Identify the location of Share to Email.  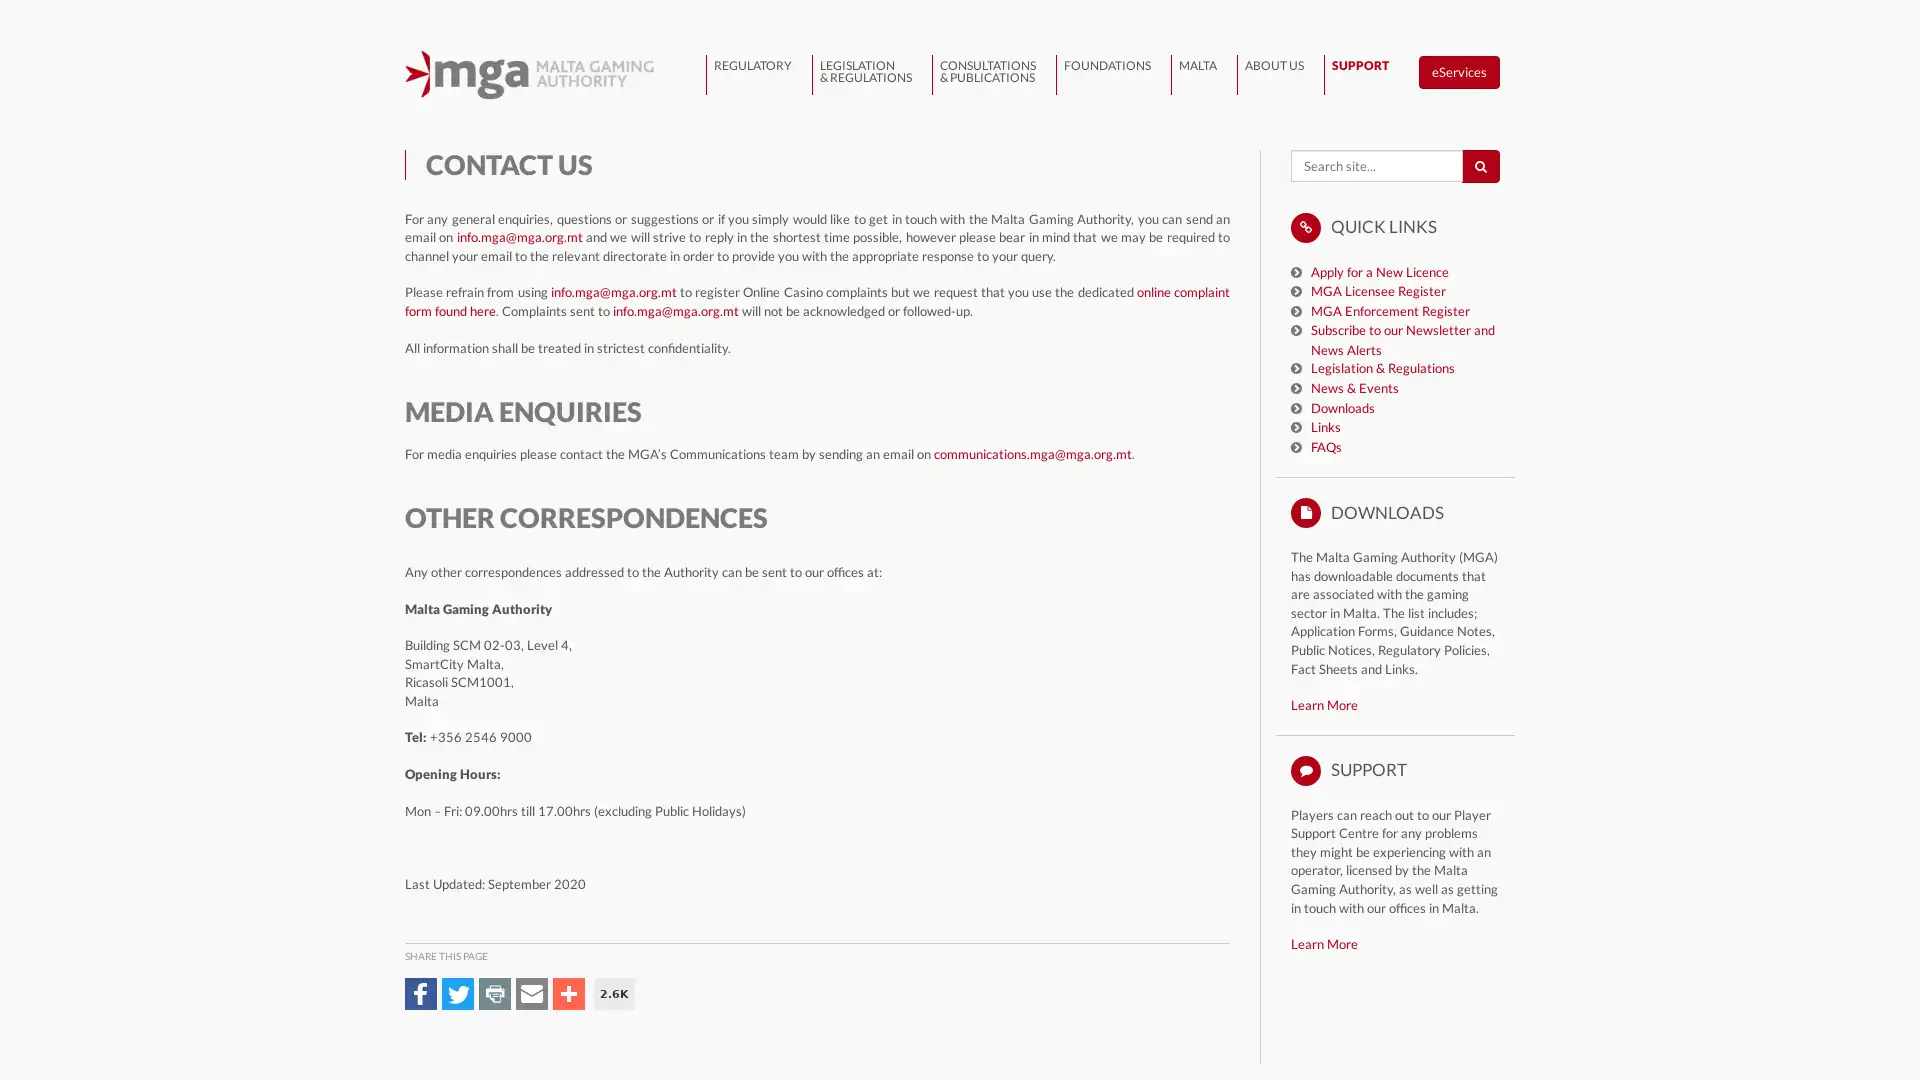
(532, 994).